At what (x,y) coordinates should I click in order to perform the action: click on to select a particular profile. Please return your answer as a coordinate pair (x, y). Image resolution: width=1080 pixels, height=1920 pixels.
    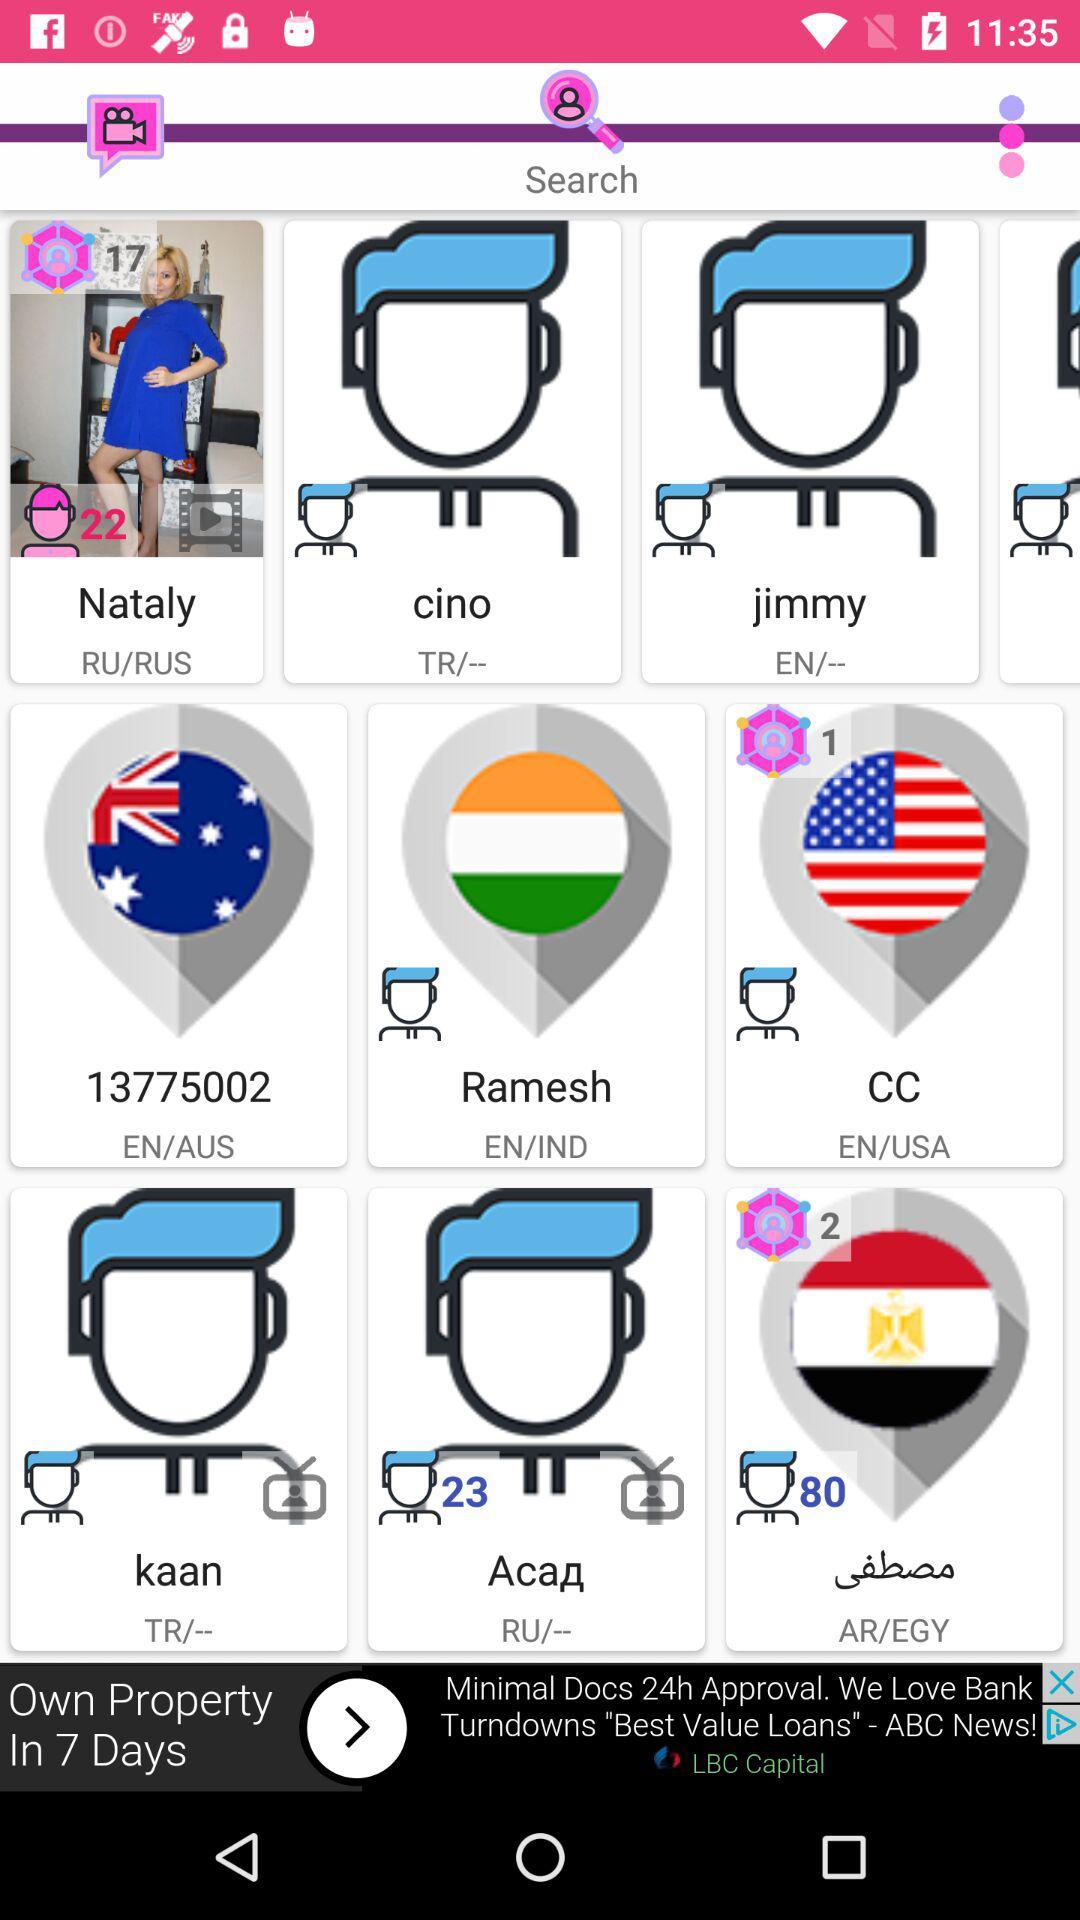
    Looking at the image, I should click on (177, 1356).